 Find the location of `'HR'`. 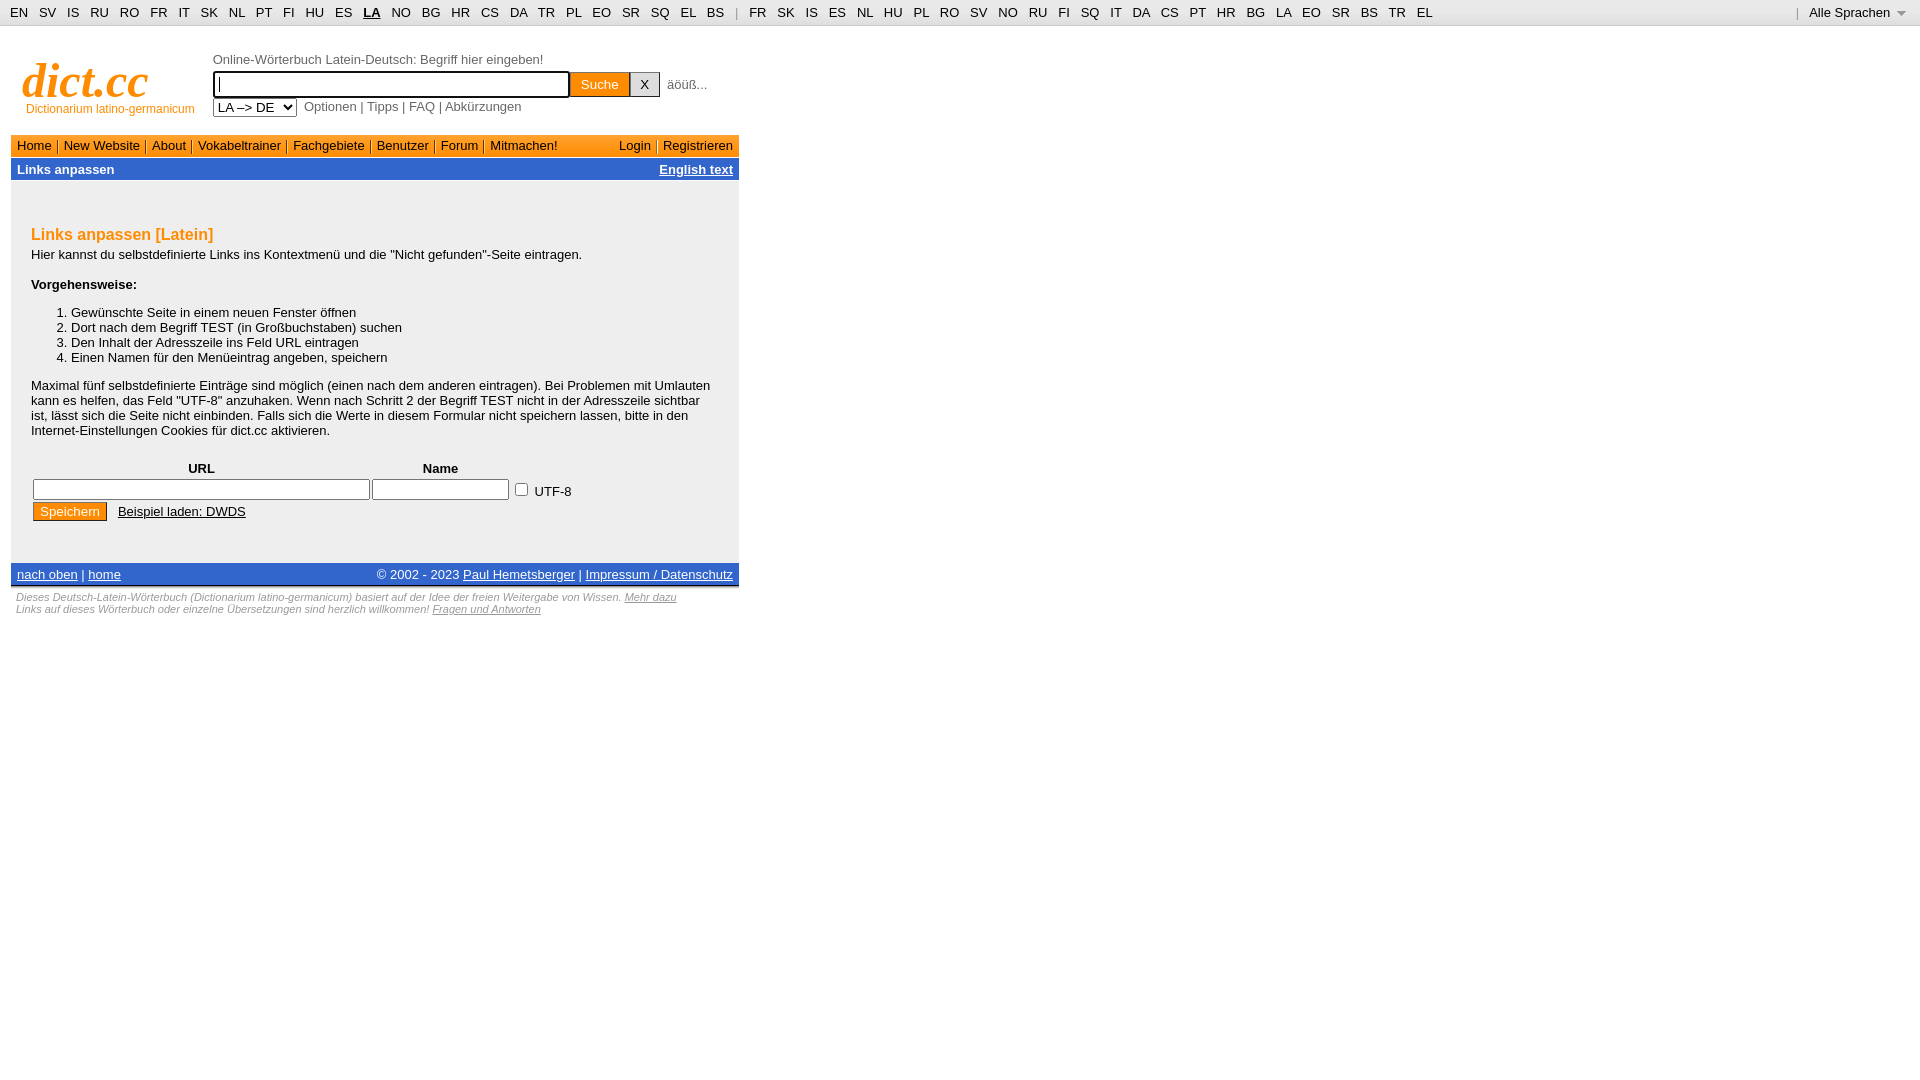

'HR' is located at coordinates (1225, 12).